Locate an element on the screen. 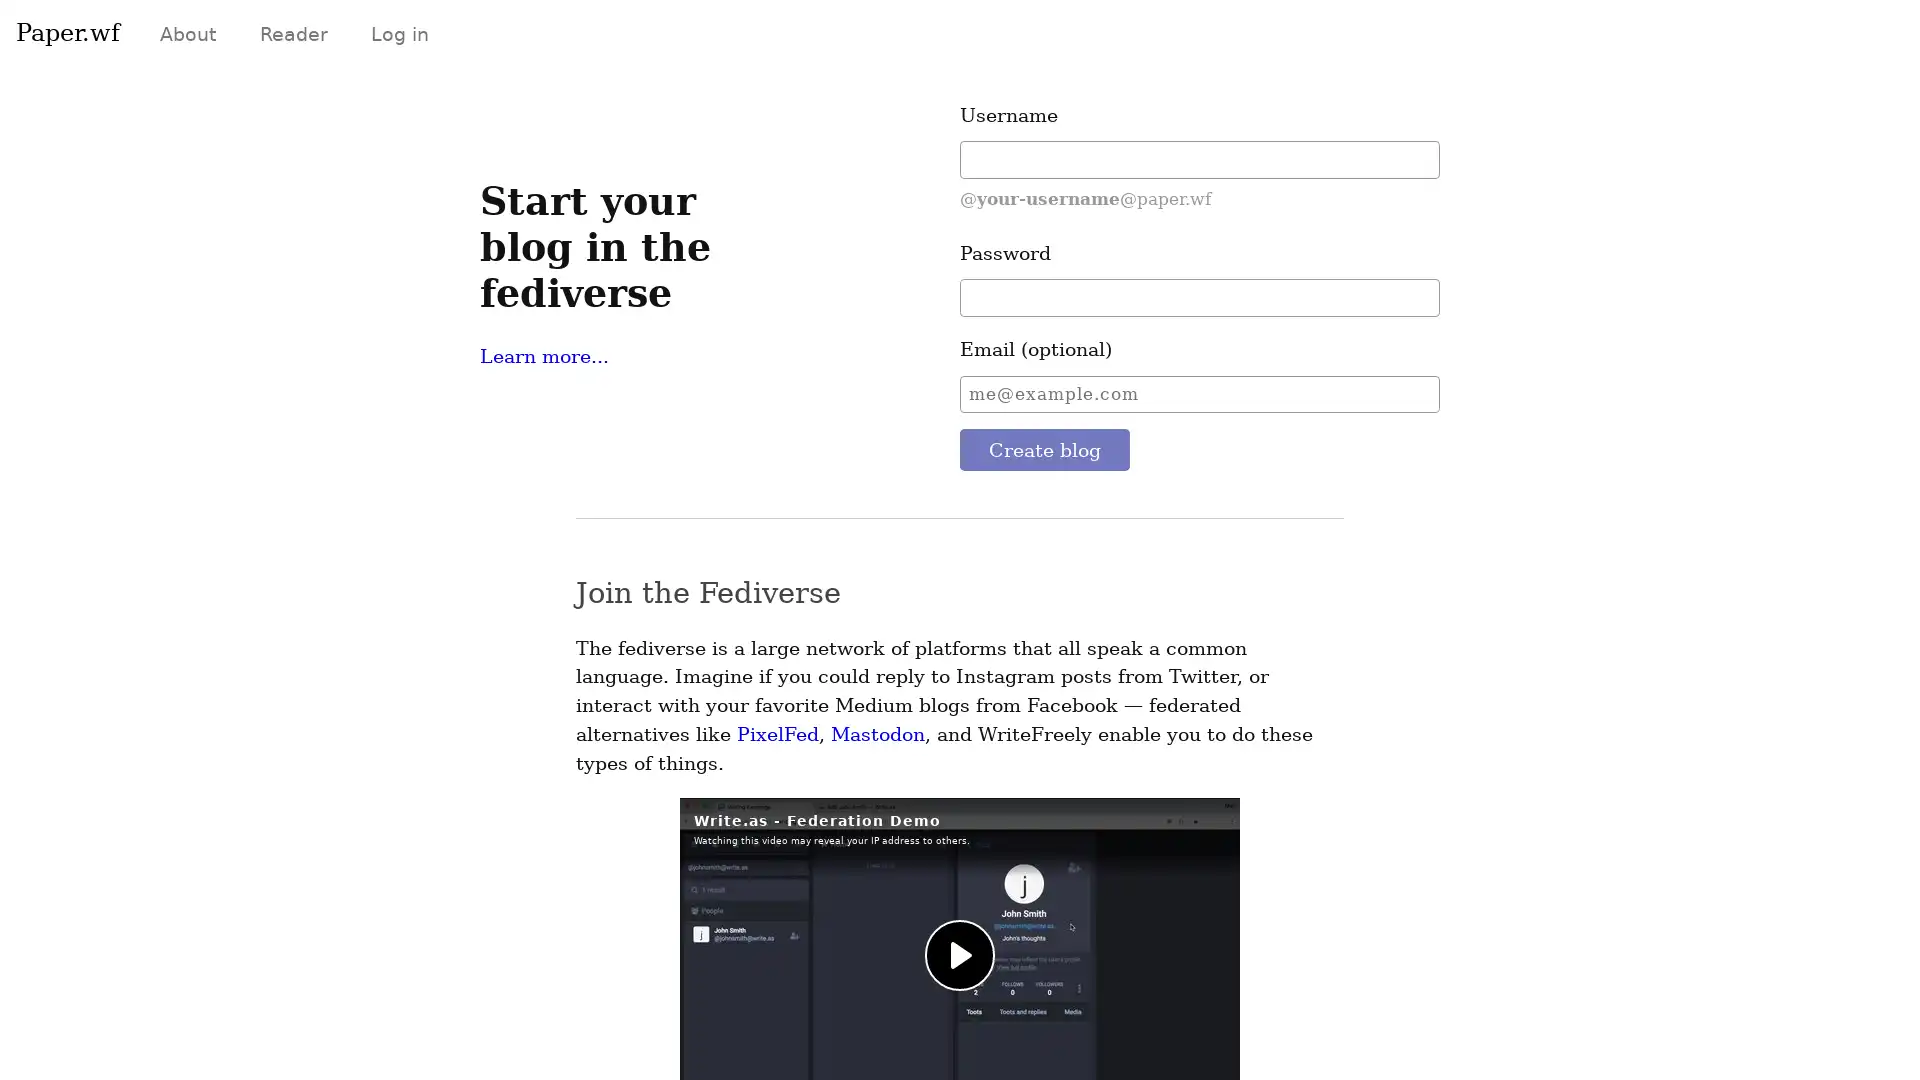 The height and width of the screenshot is (1080, 1920). Create blog is located at coordinates (1043, 450).